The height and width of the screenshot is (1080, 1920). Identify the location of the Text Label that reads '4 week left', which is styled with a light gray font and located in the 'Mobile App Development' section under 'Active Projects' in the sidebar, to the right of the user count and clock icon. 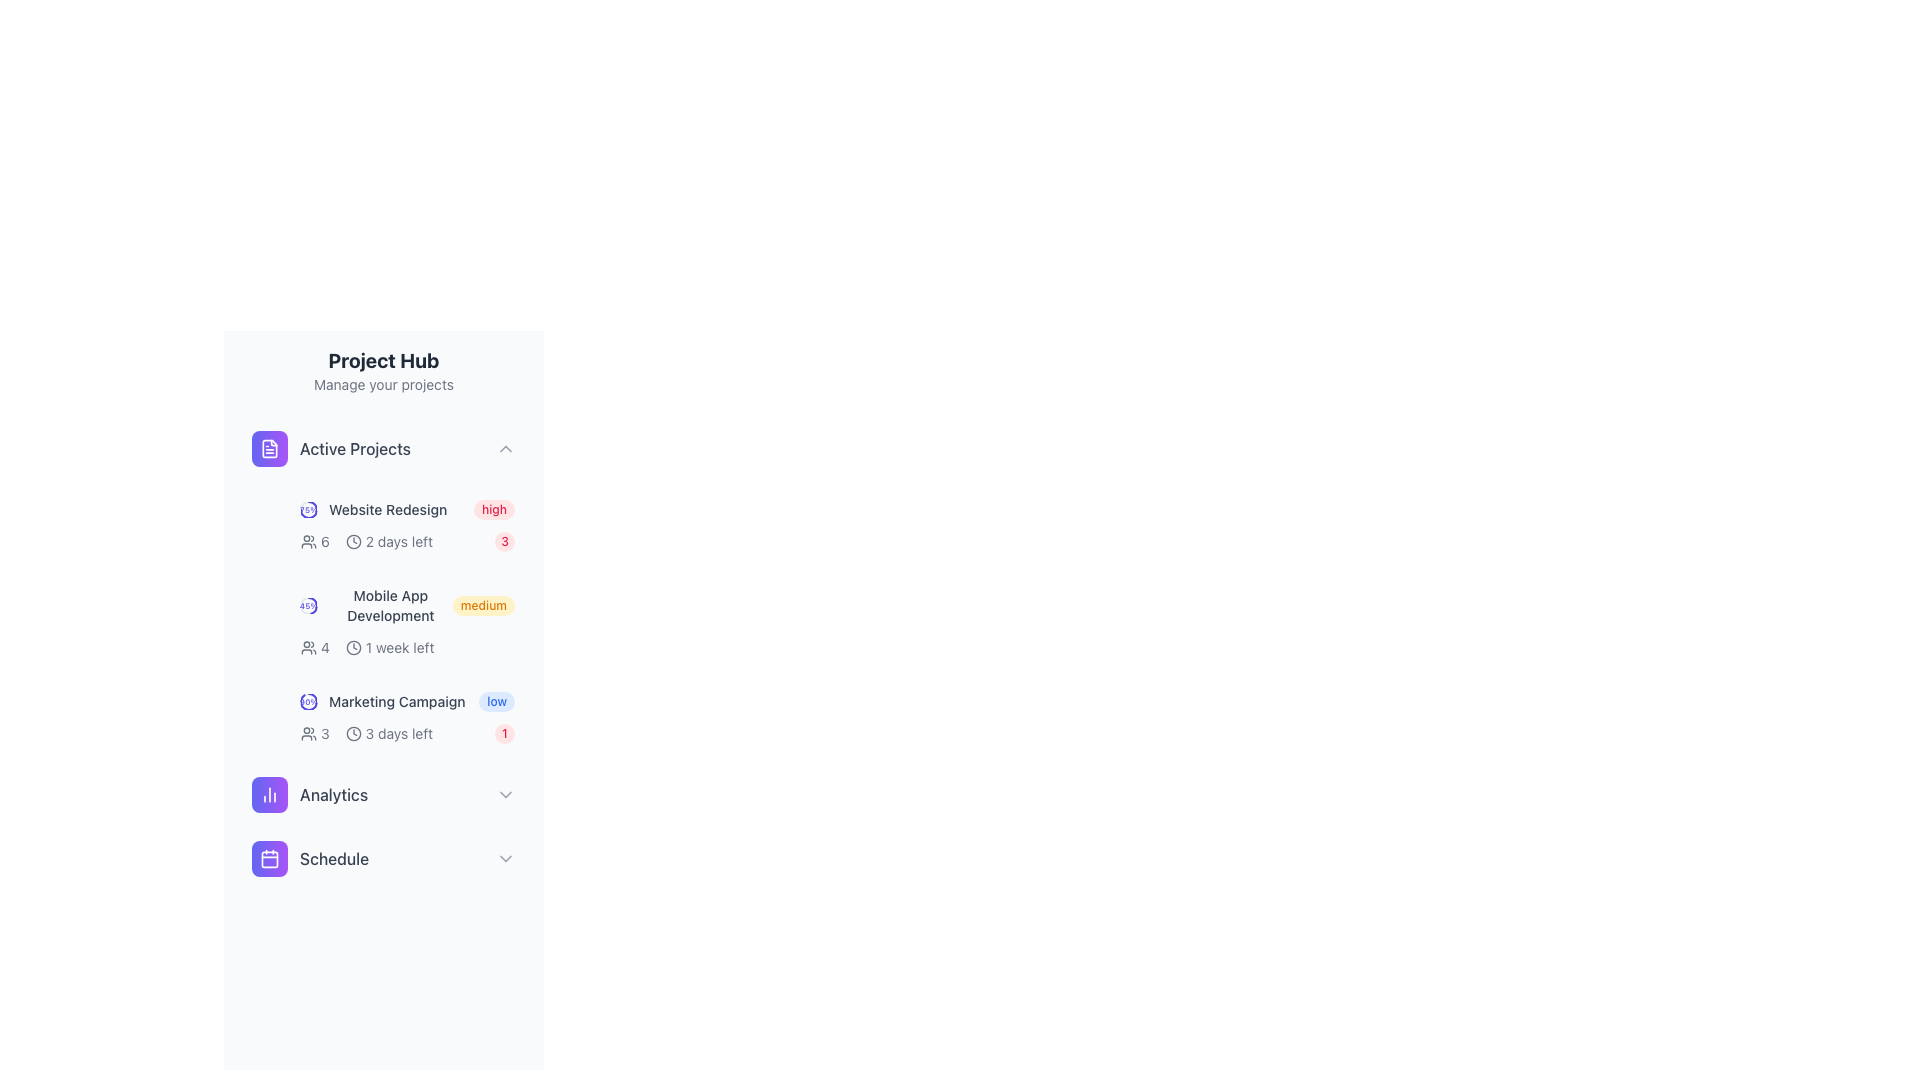
(367, 648).